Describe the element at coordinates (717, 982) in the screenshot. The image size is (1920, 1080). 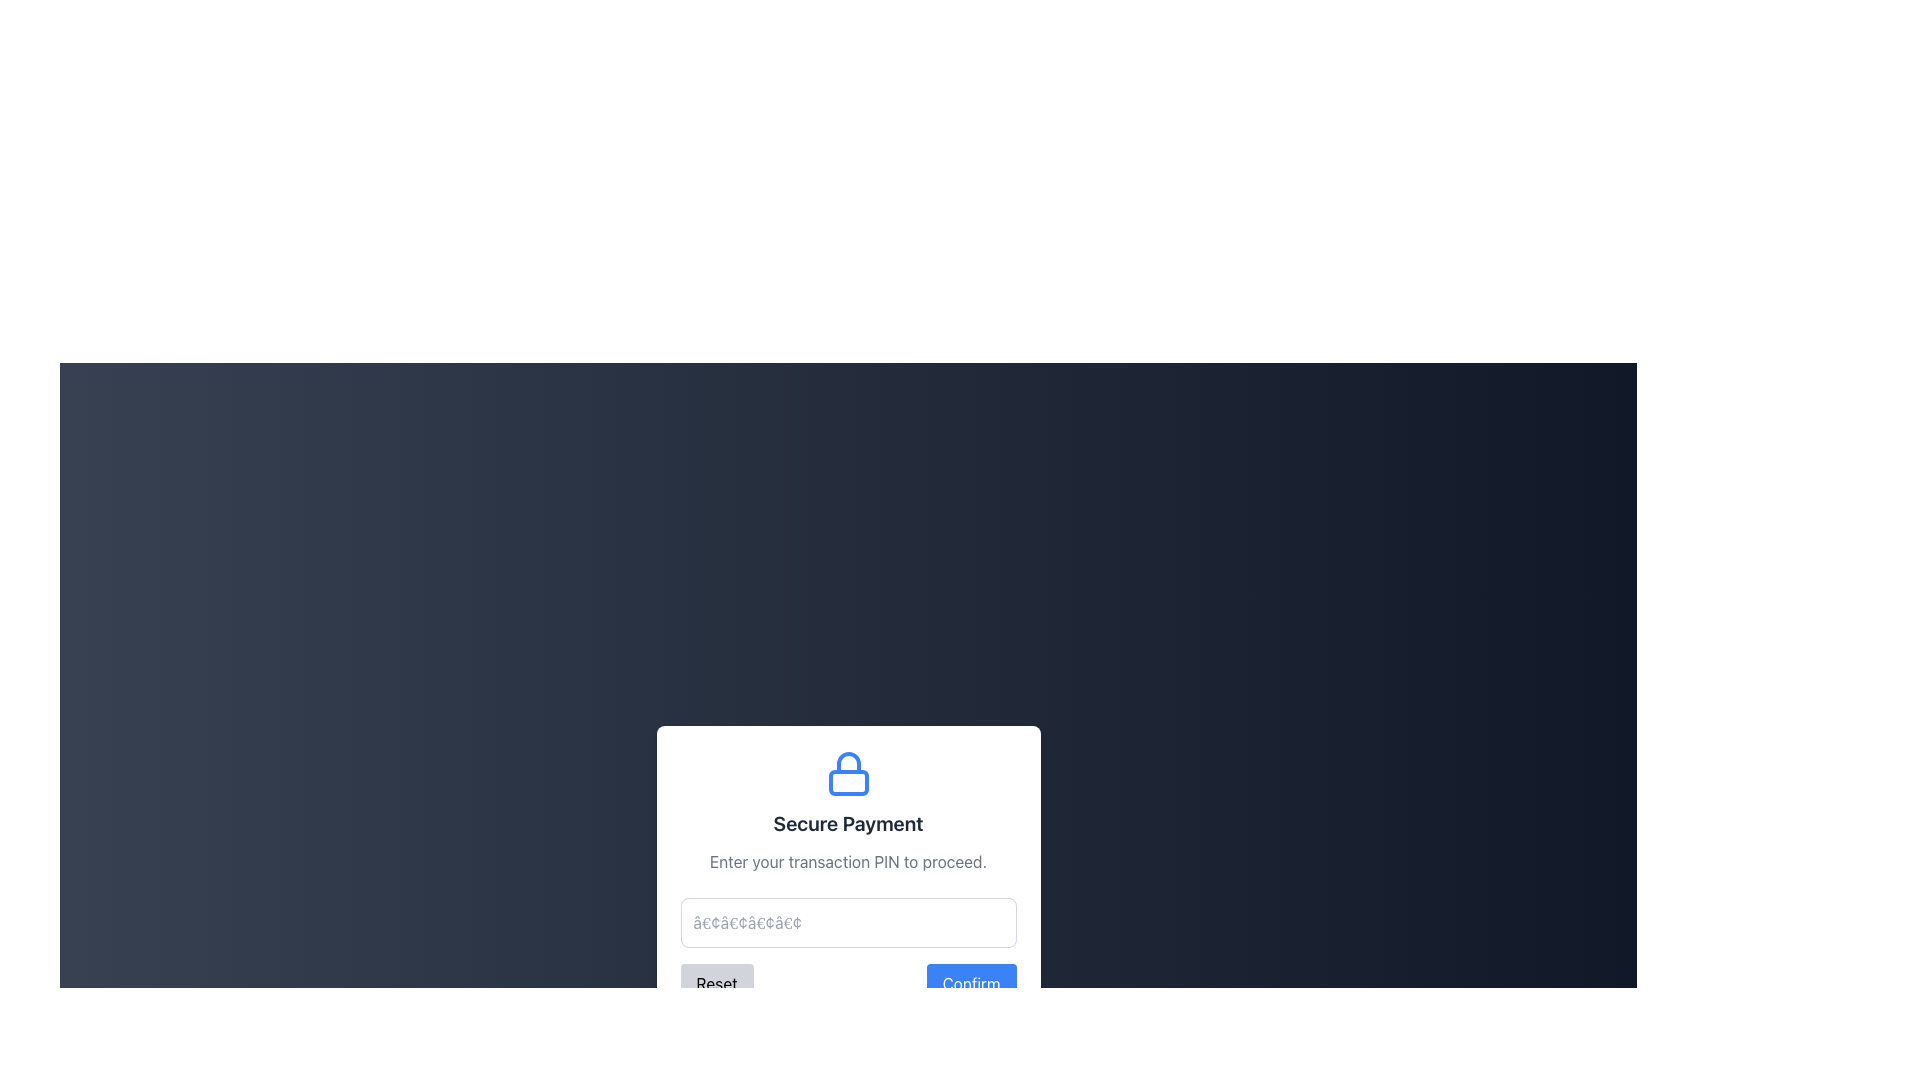
I see `the 'Reset' button, which is a rectangular button with rounded corners and a light gray background, located in the lower-left corner of a modal dialog box` at that location.